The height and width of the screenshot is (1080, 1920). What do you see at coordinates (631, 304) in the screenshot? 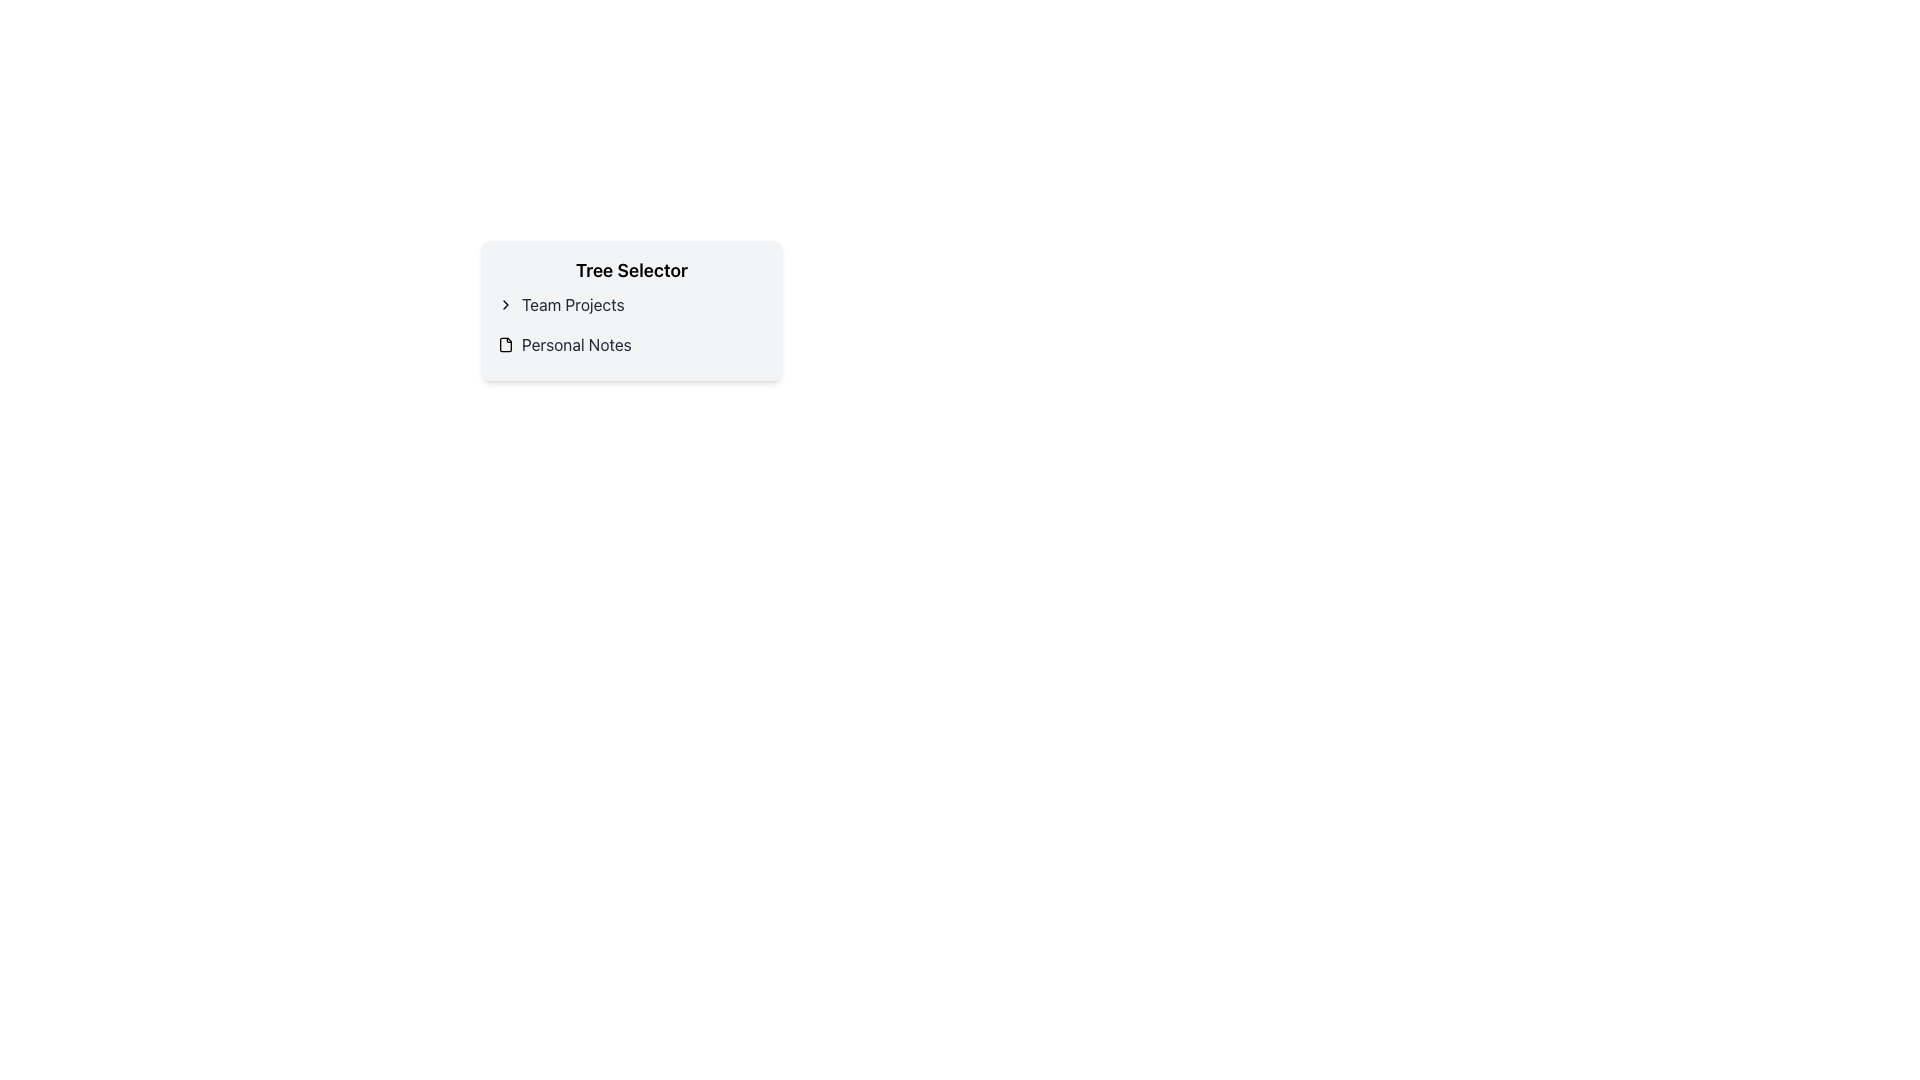
I see `the 'Team Projects' list item in the tree view` at bounding box center [631, 304].